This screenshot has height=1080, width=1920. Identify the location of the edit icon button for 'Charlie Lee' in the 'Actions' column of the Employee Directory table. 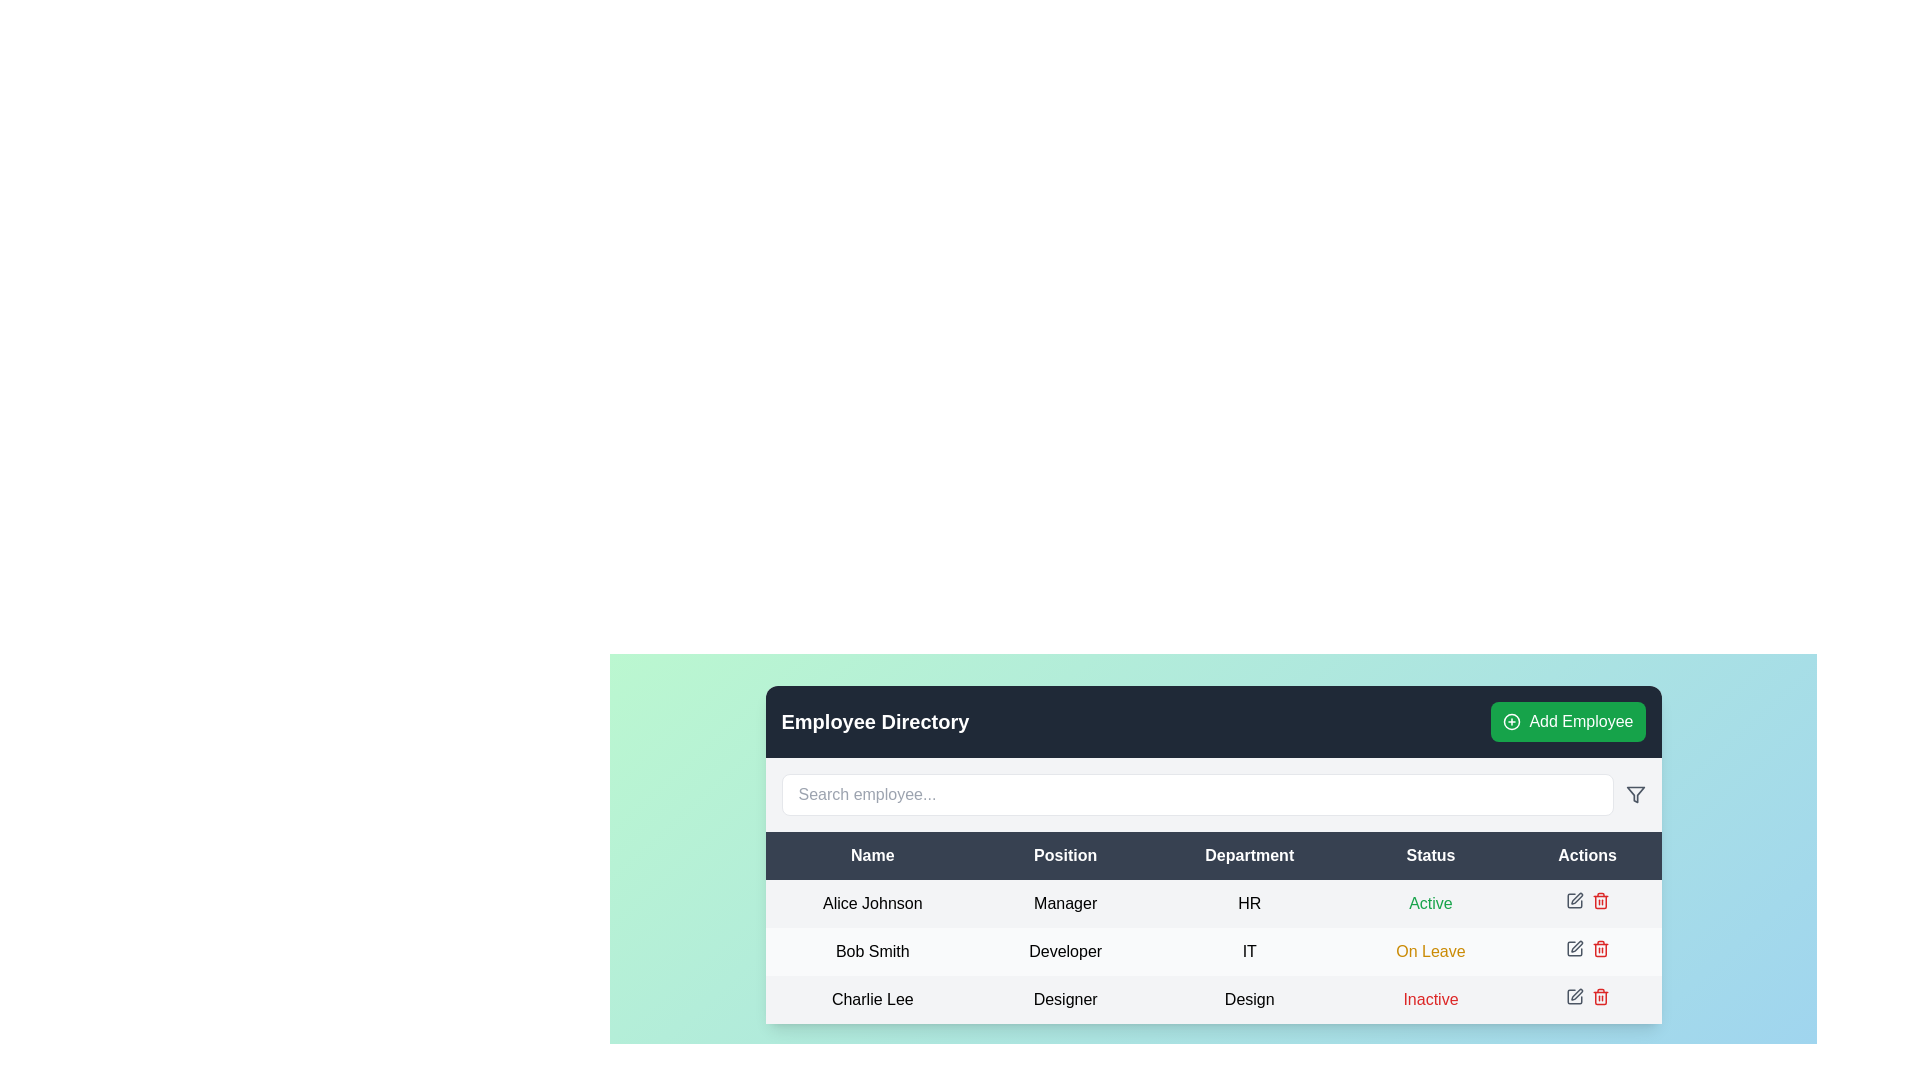
(1573, 996).